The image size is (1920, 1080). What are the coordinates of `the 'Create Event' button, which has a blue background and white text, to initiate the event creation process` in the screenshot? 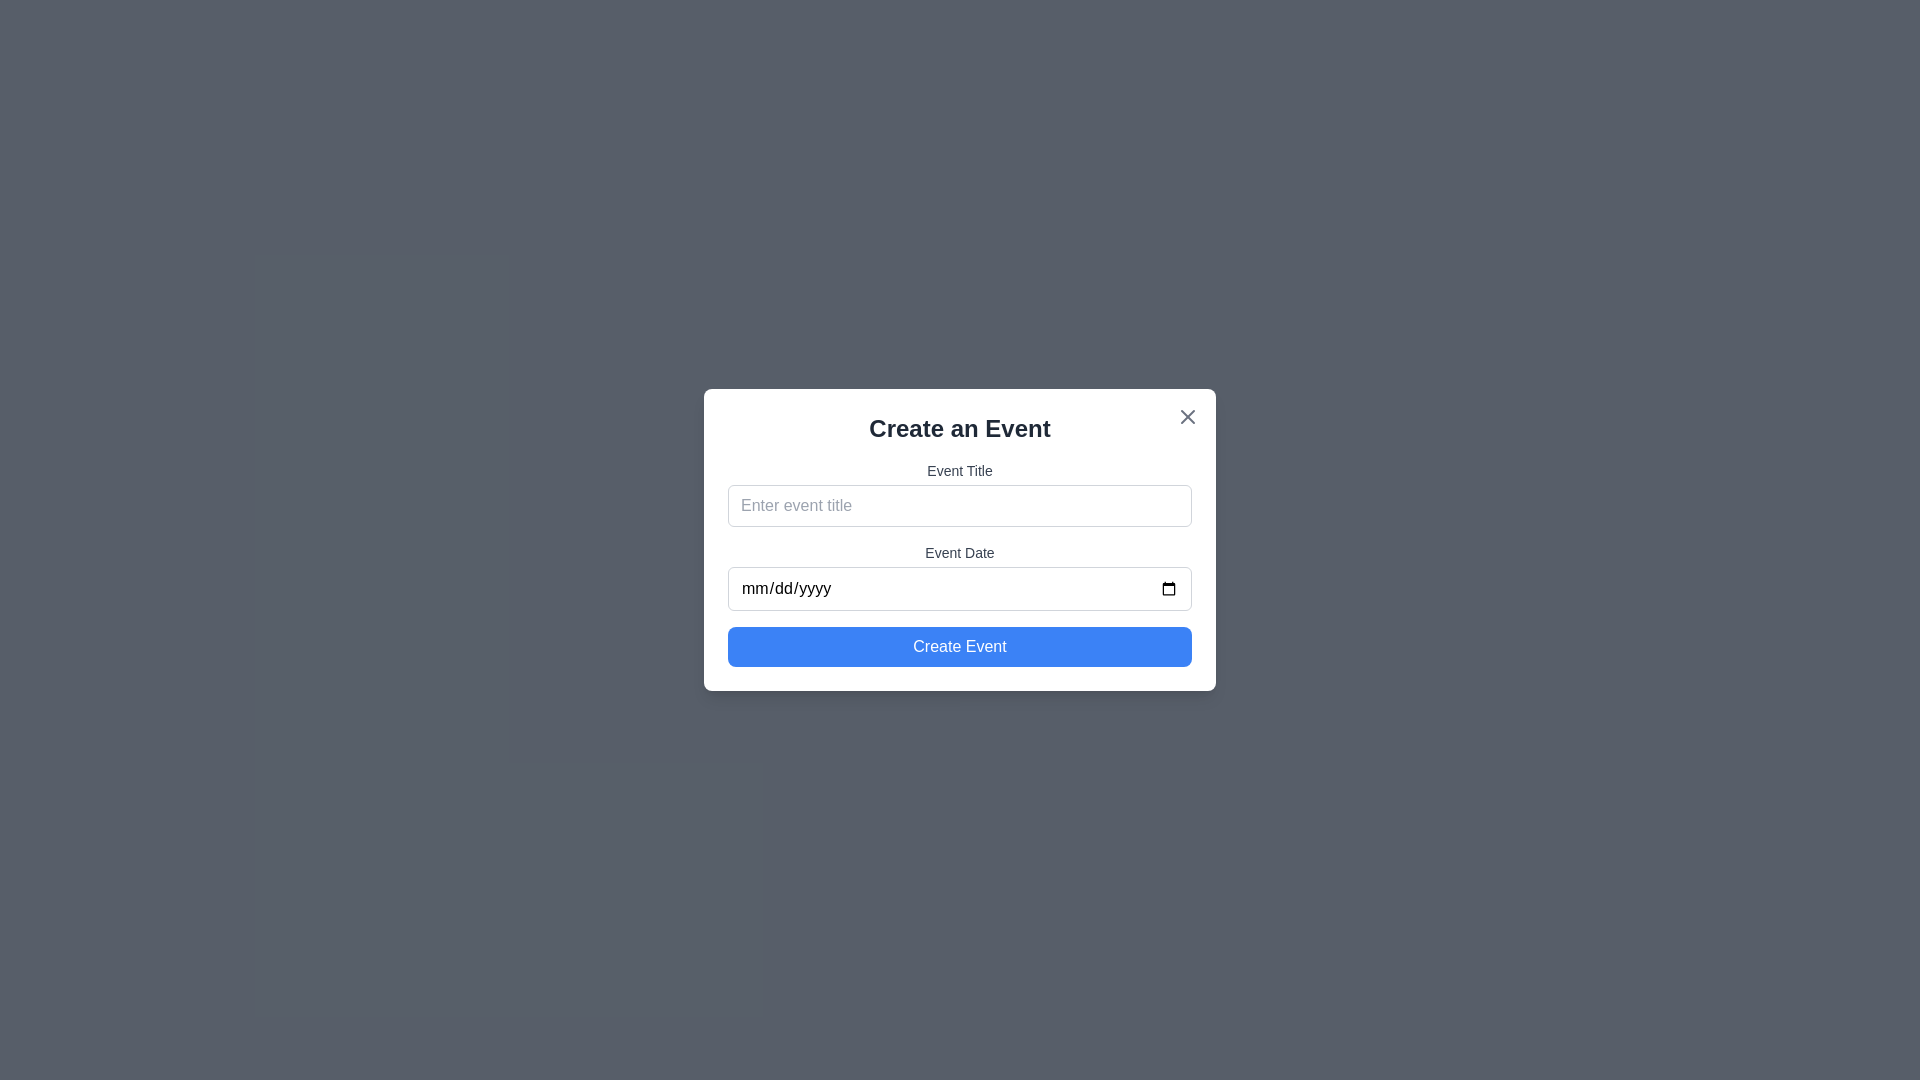 It's located at (960, 647).